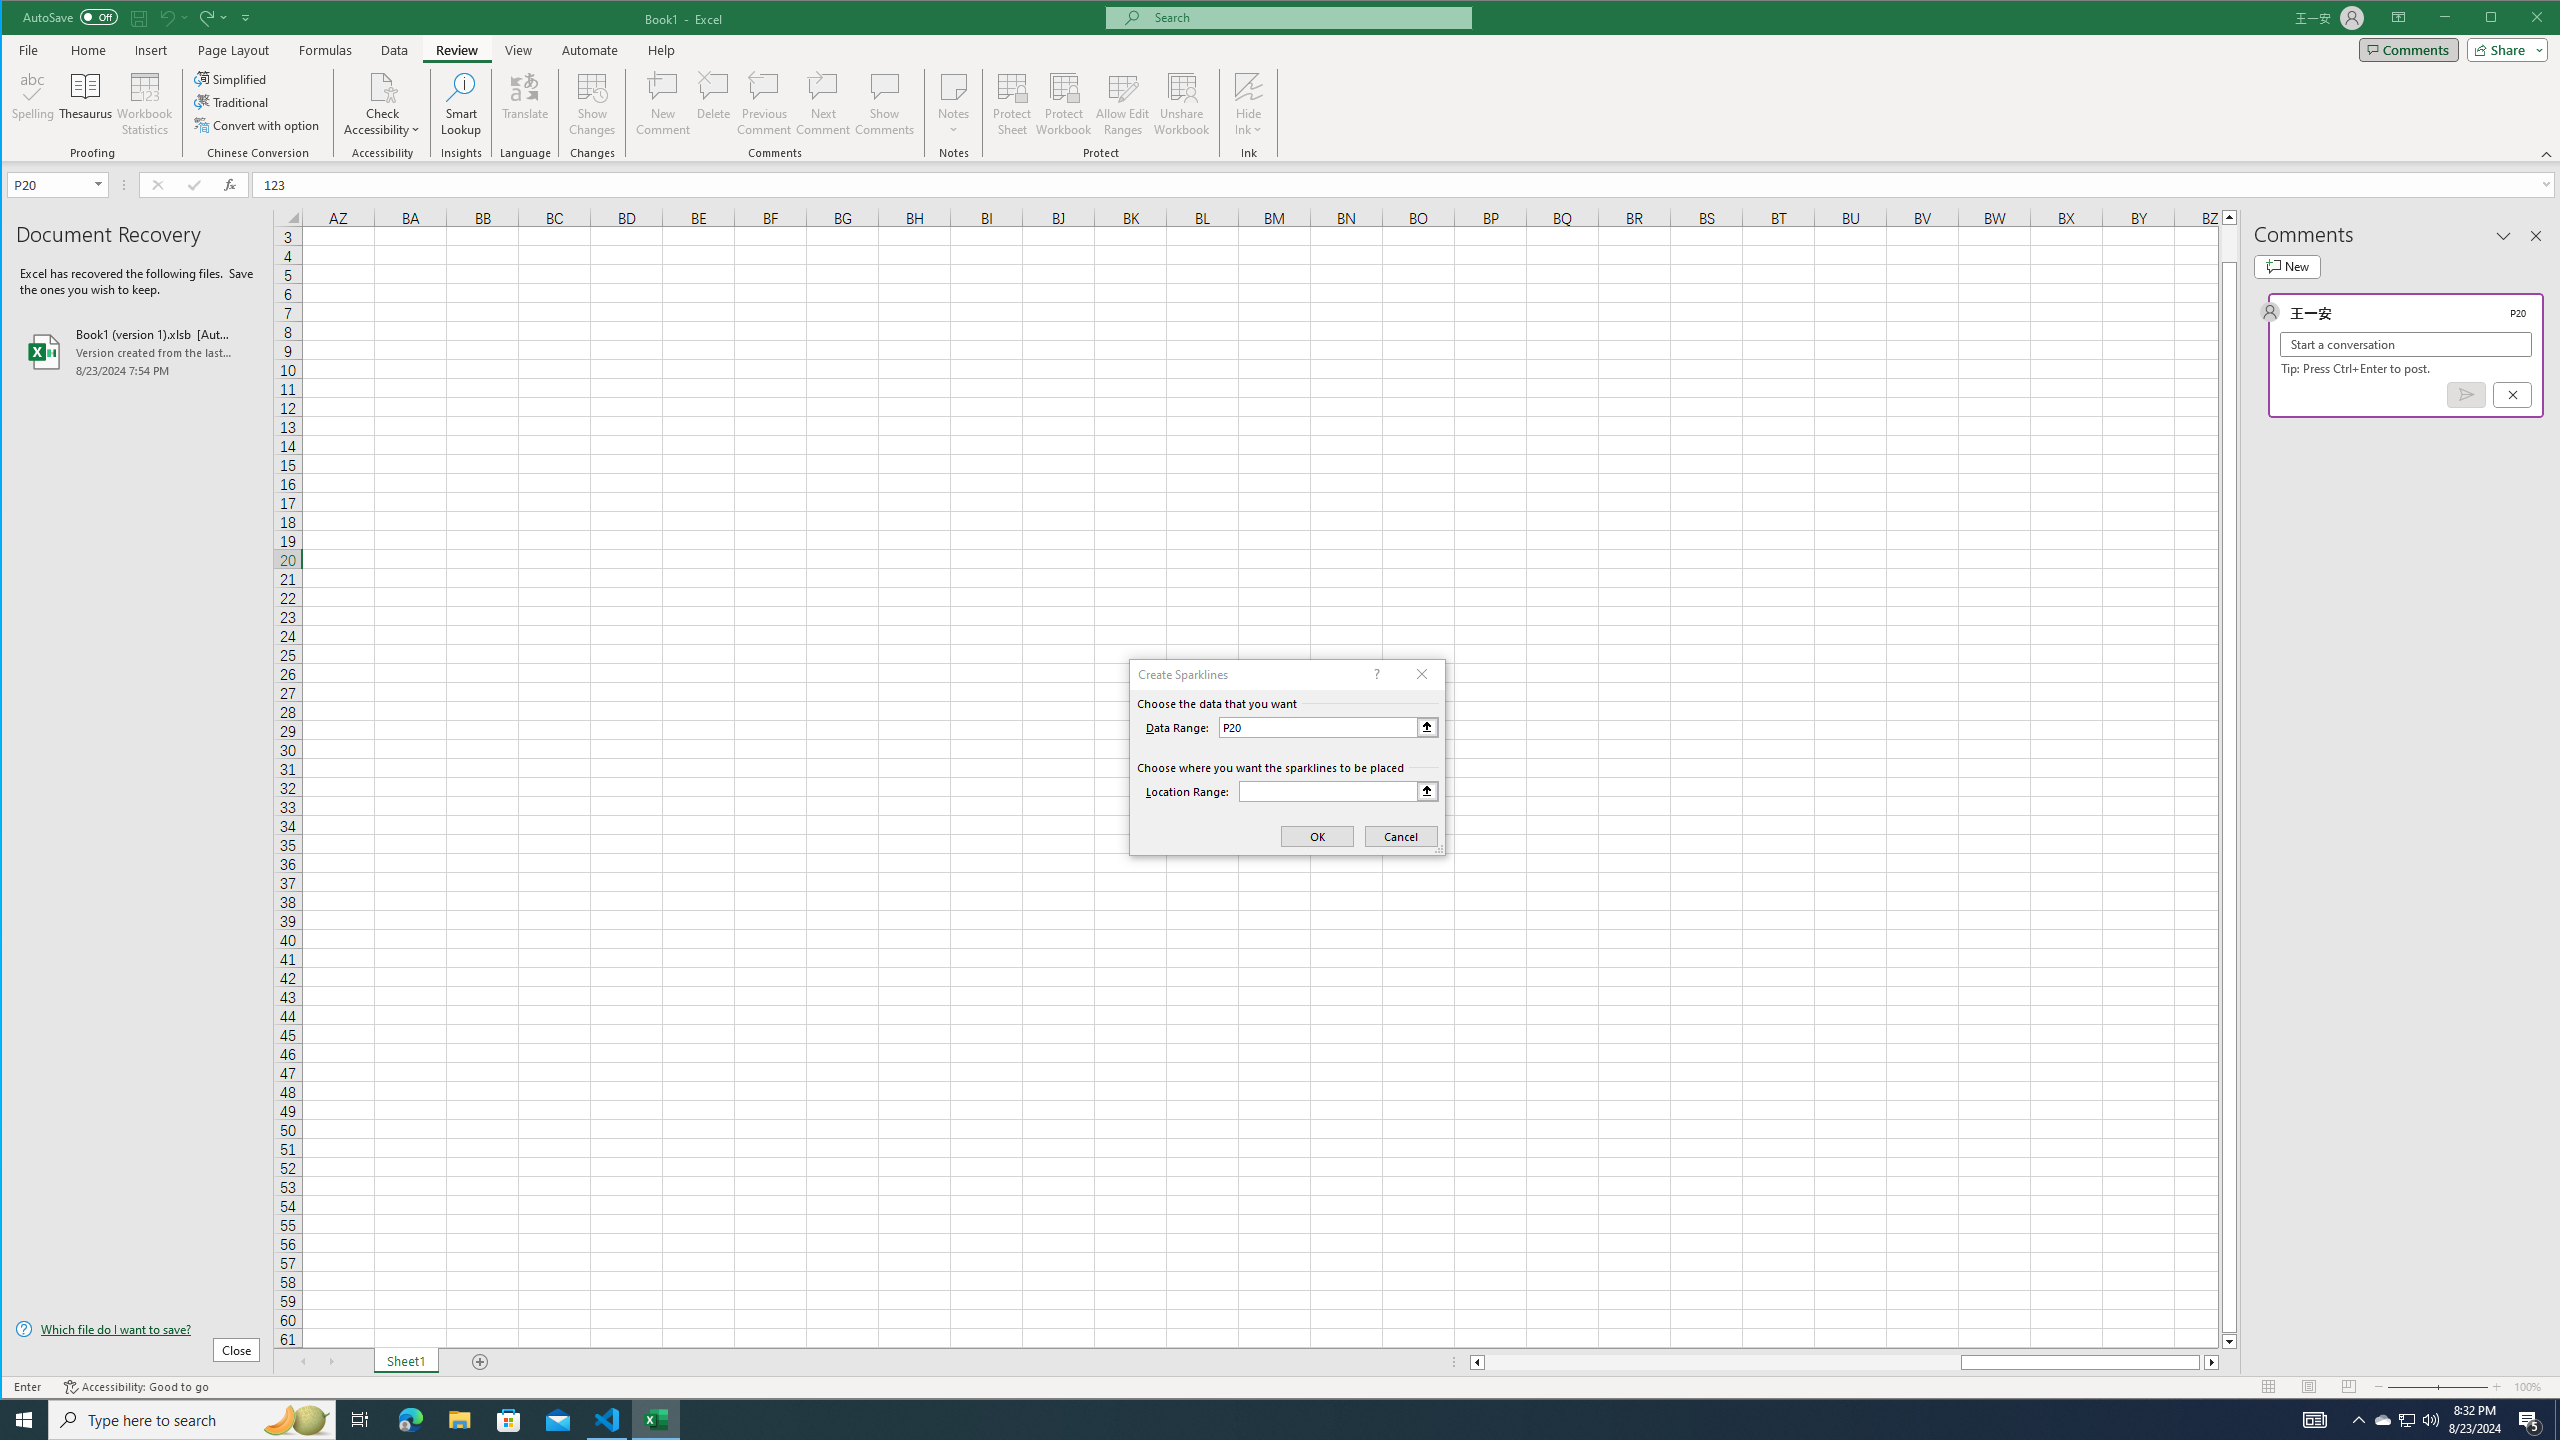 This screenshot has height=1440, width=2560. I want to click on 'Help', so click(660, 49).